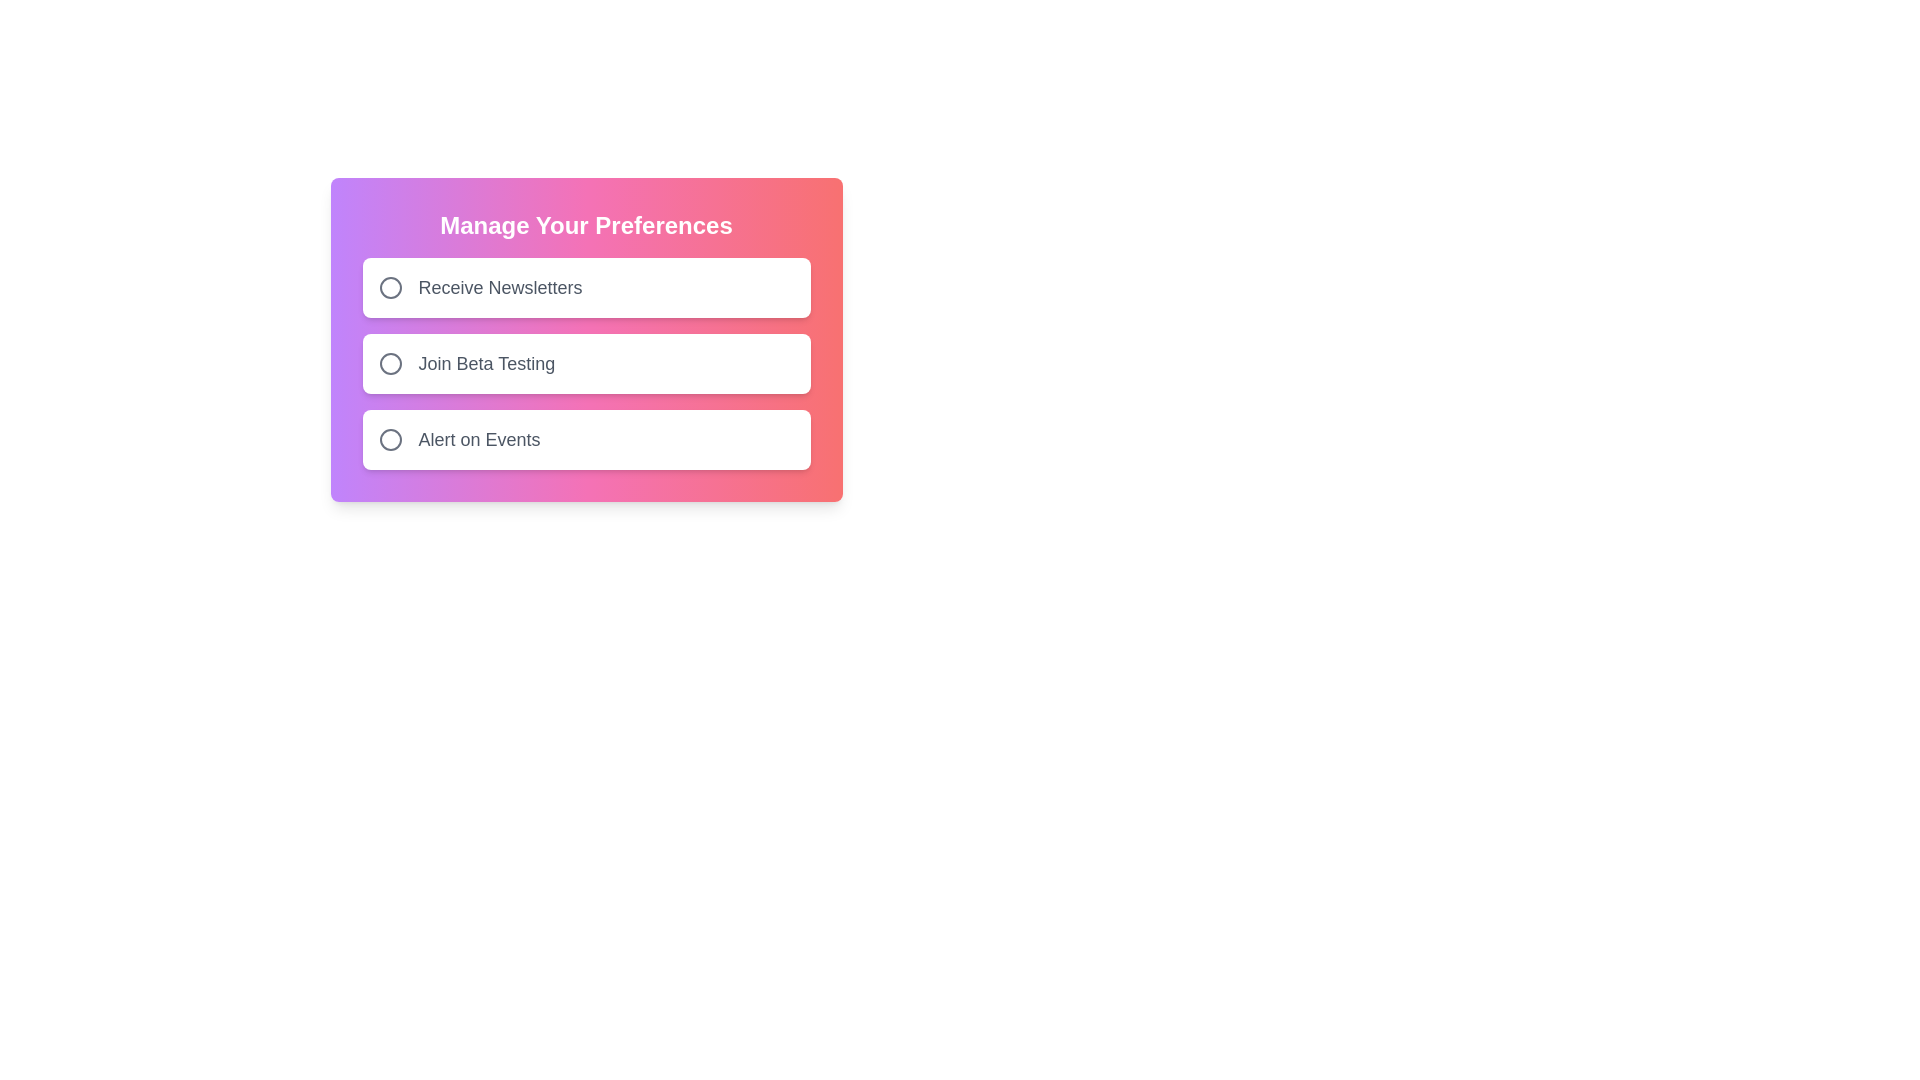 Image resolution: width=1920 pixels, height=1080 pixels. What do you see at coordinates (500, 288) in the screenshot?
I see `the text label reading 'Receive Newsletters'` at bounding box center [500, 288].